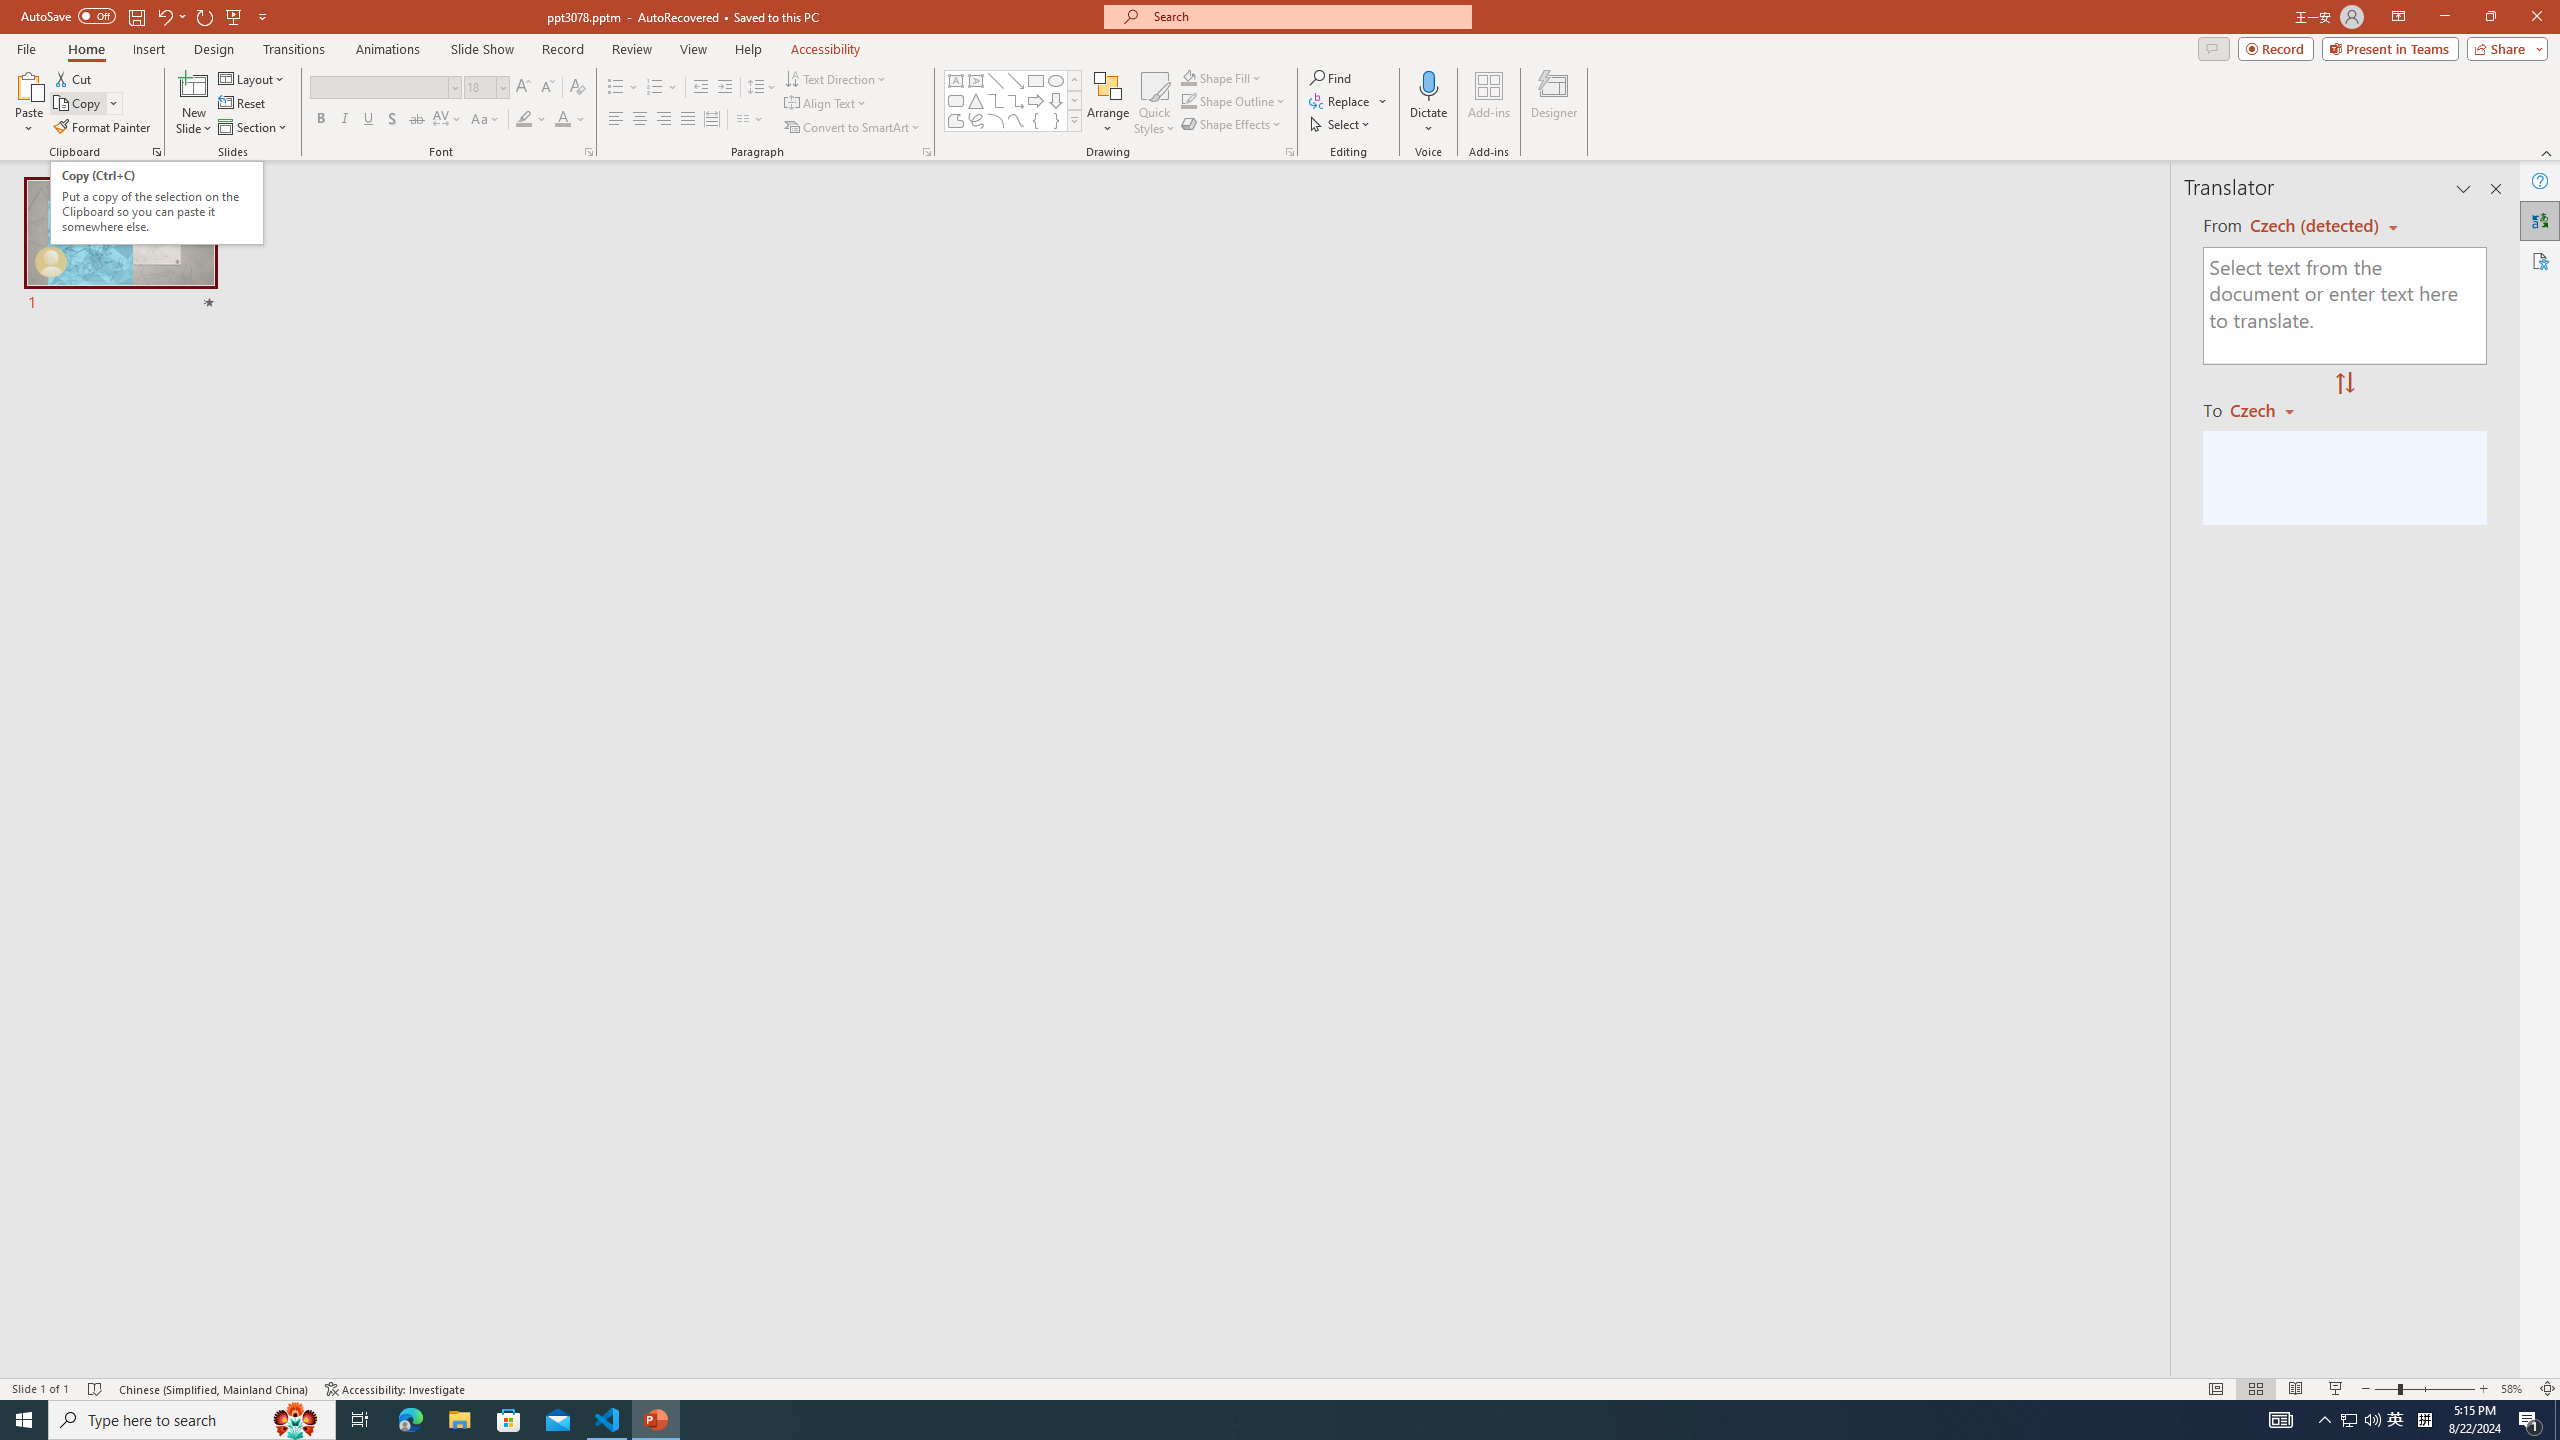  What do you see at coordinates (215, 49) in the screenshot?
I see `'Design'` at bounding box center [215, 49].